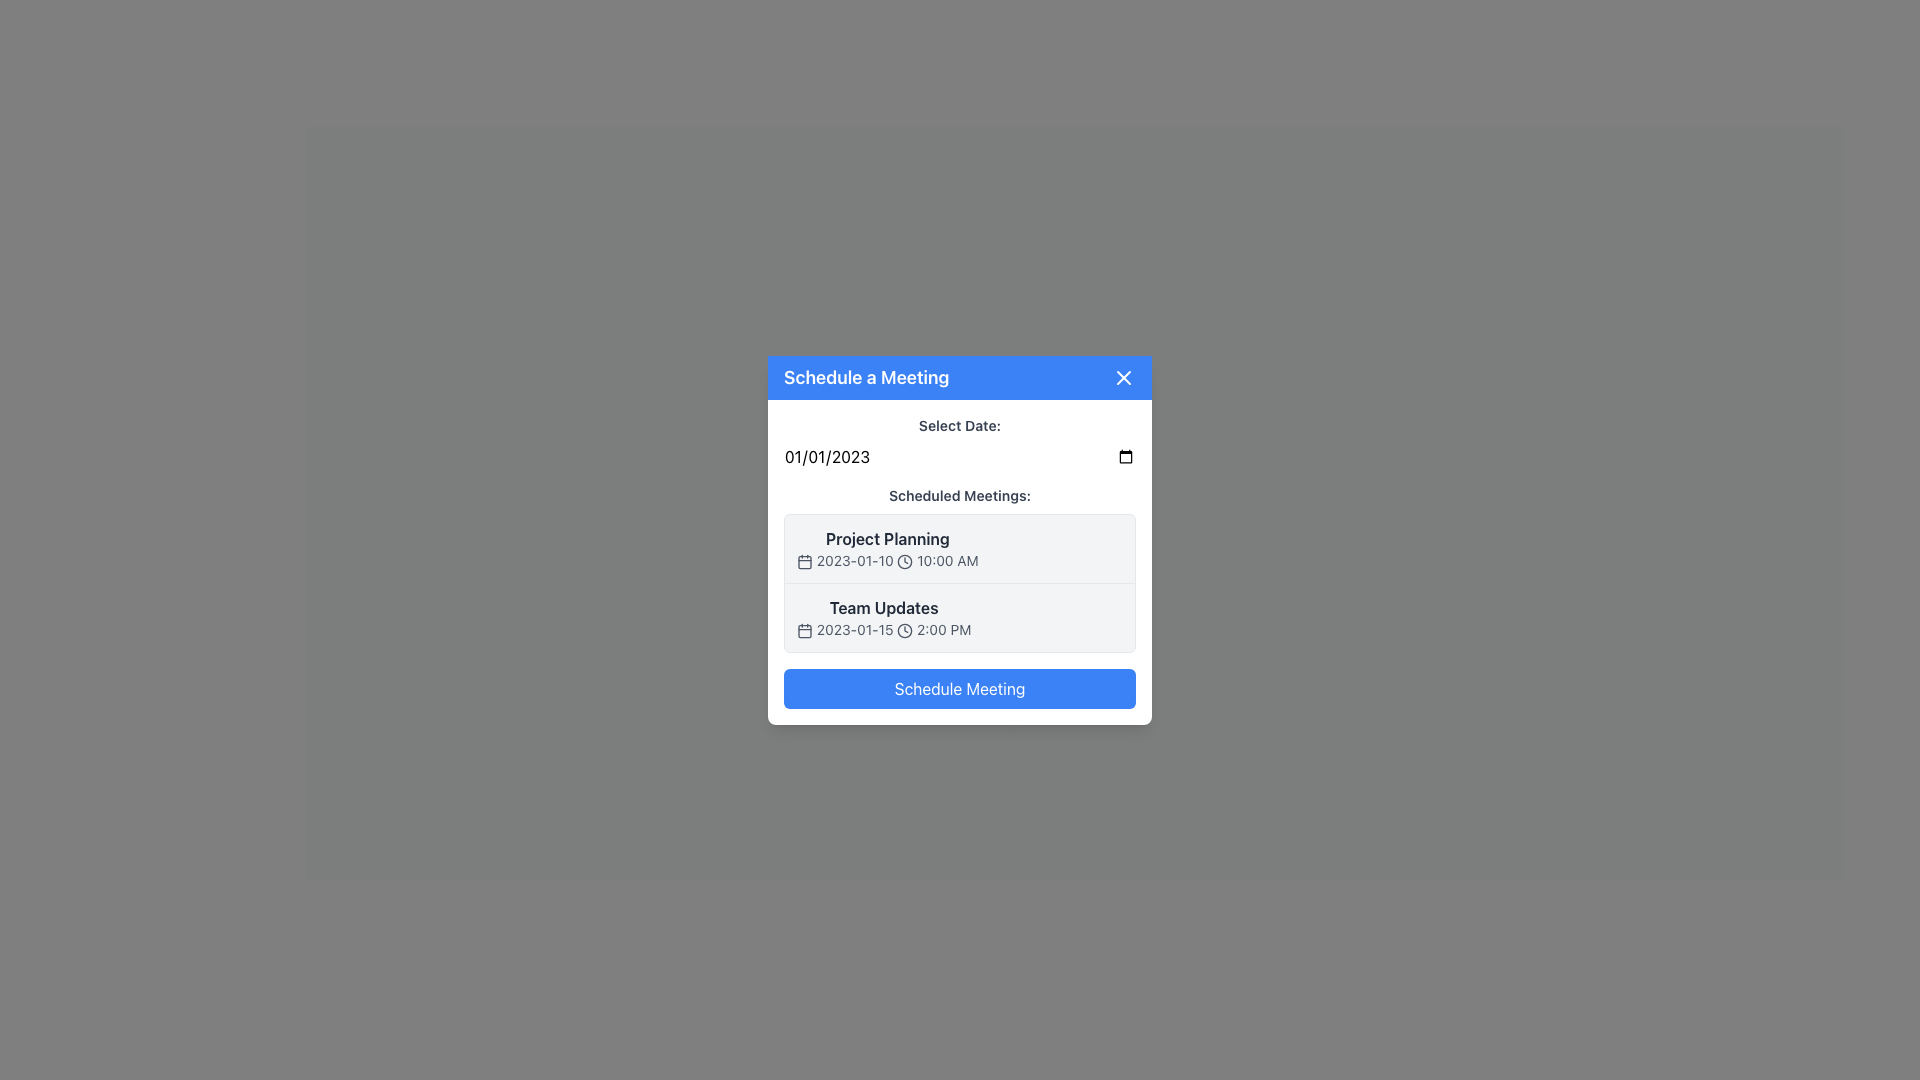 This screenshot has height=1080, width=1920. Describe the element at coordinates (1123, 377) in the screenshot. I see `the 'X' close icon located in the top-right corner of the 'Schedule a Meeting' modal` at that location.